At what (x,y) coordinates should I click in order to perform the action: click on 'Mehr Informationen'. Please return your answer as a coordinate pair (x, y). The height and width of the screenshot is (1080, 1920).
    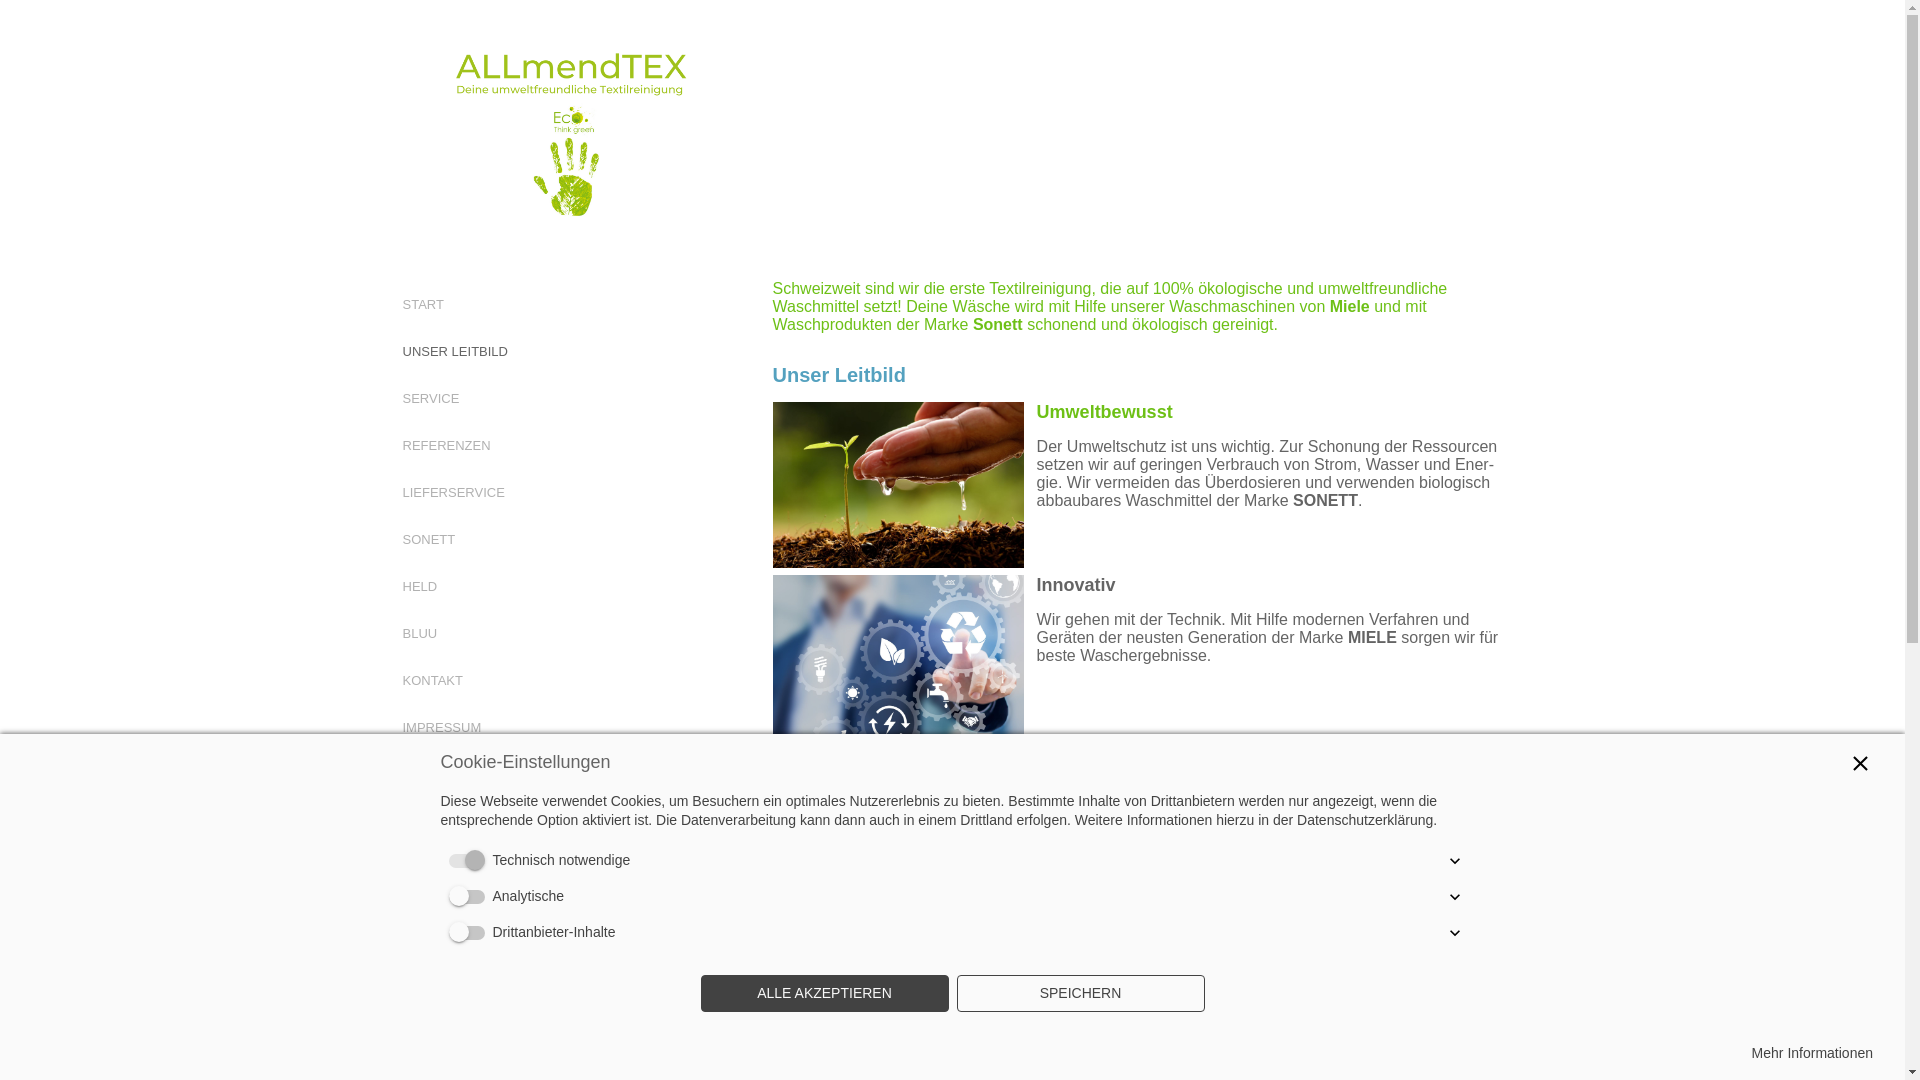
    Looking at the image, I should click on (1812, 1052).